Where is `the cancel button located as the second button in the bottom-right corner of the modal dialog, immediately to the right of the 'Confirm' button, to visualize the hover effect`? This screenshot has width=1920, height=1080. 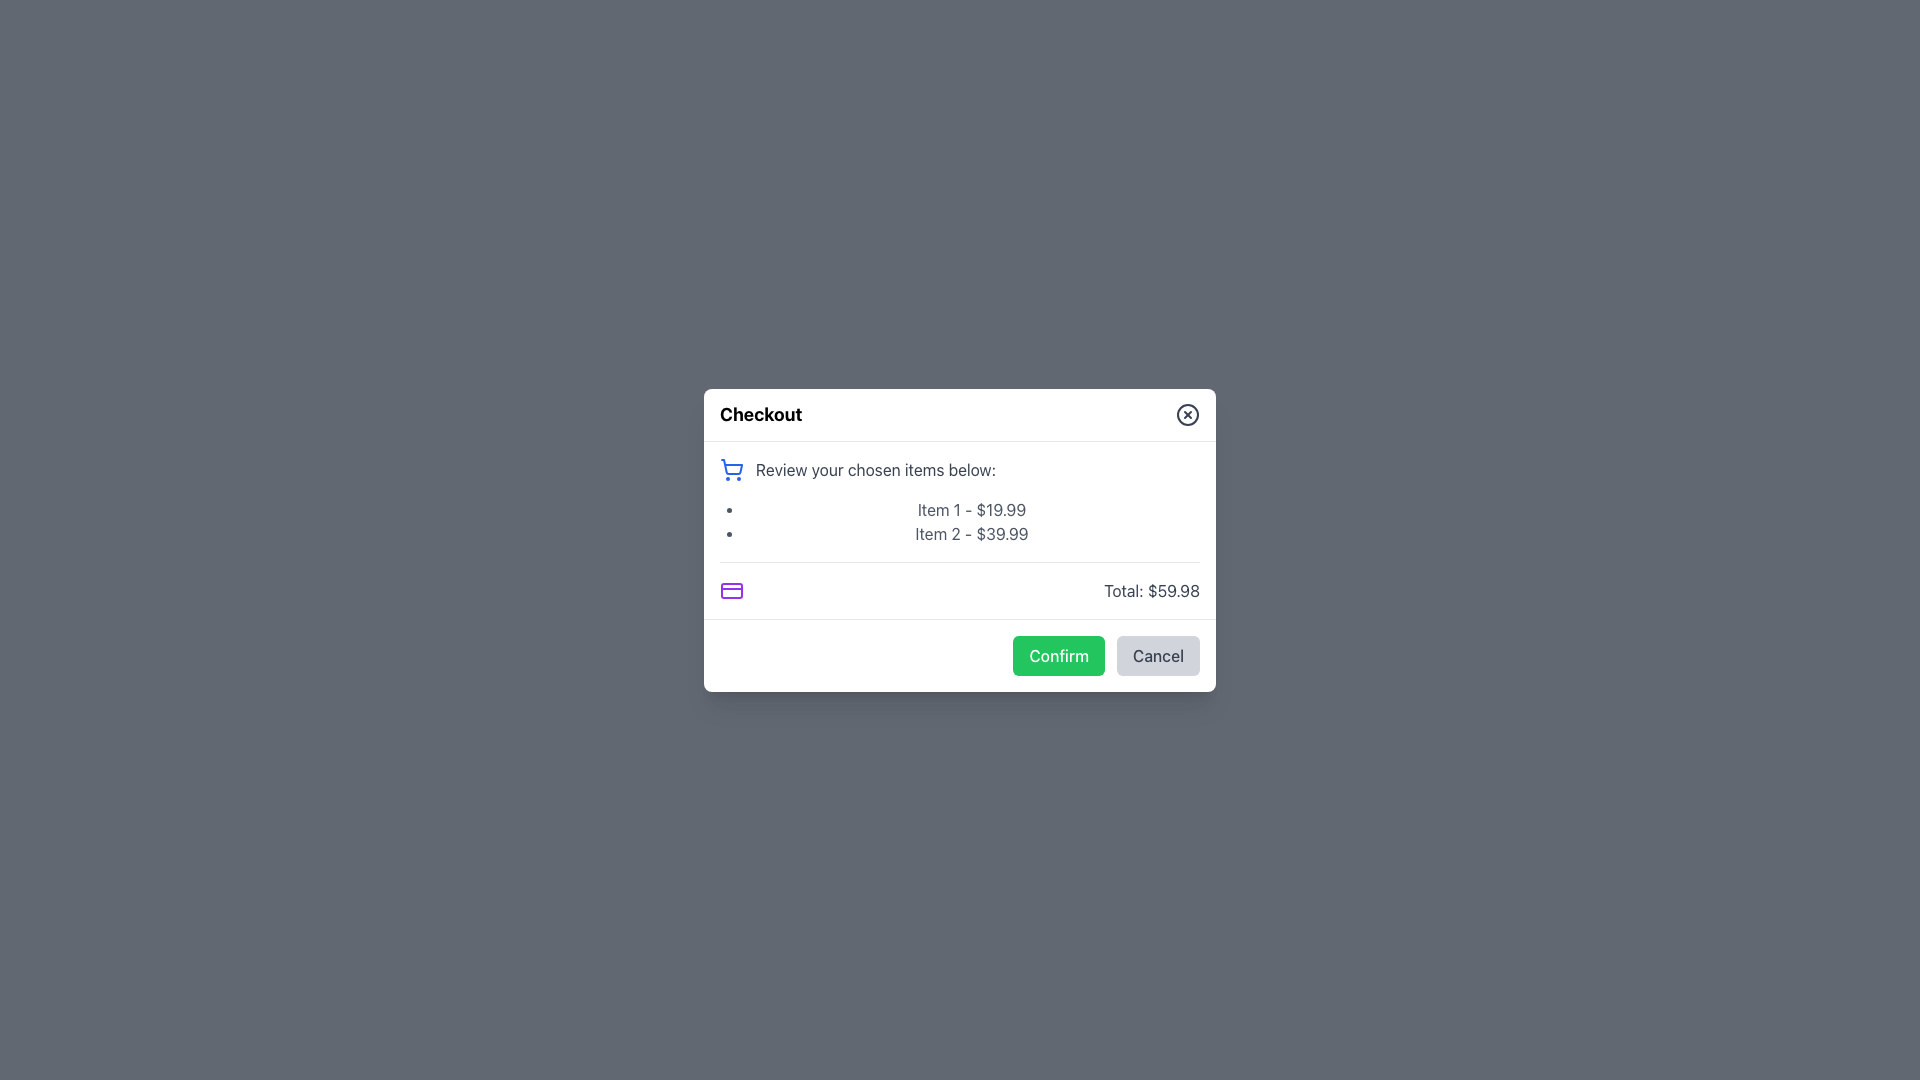
the cancel button located as the second button in the bottom-right corner of the modal dialog, immediately to the right of the 'Confirm' button, to visualize the hover effect is located at coordinates (1158, 655).